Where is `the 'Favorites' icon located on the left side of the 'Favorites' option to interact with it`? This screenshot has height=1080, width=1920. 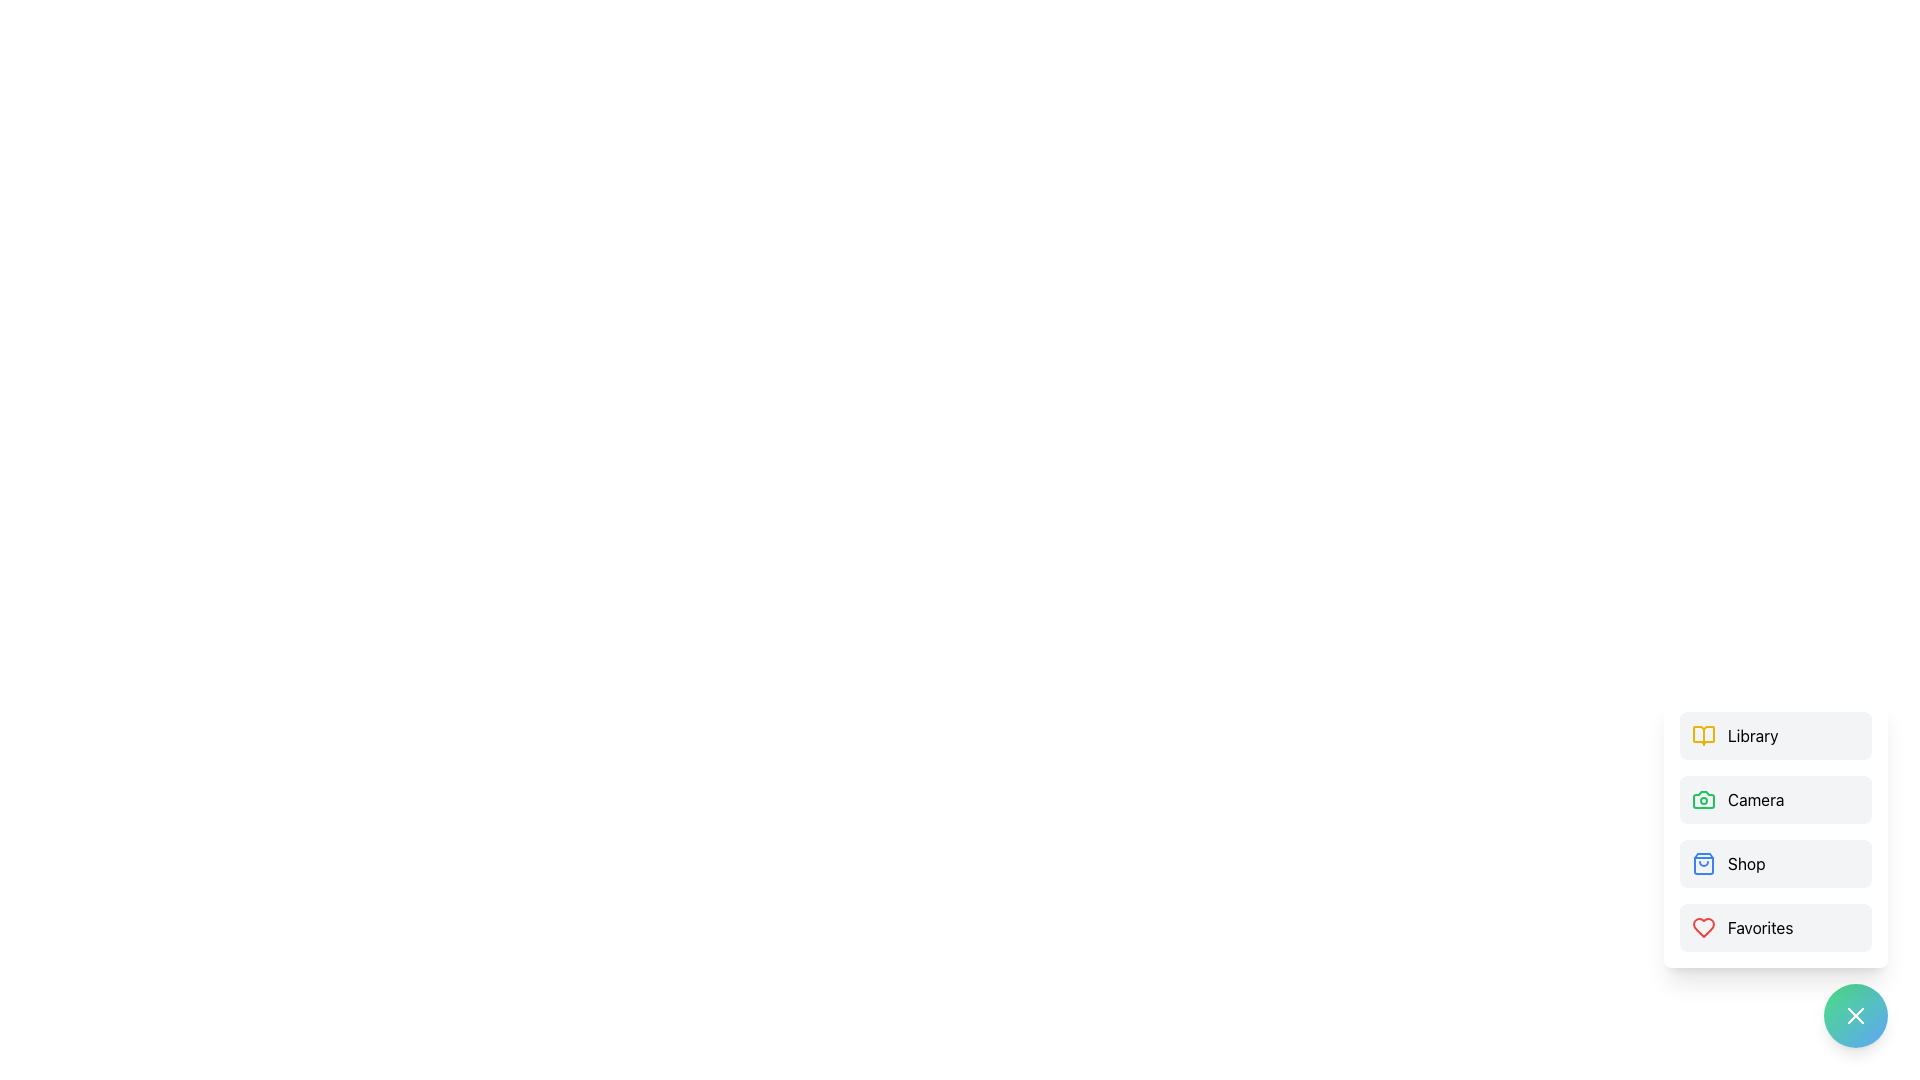
the 'Favorites' icon located on the left side of the 'Favorites' option to interact with it is located at coordinates (1703, 928).